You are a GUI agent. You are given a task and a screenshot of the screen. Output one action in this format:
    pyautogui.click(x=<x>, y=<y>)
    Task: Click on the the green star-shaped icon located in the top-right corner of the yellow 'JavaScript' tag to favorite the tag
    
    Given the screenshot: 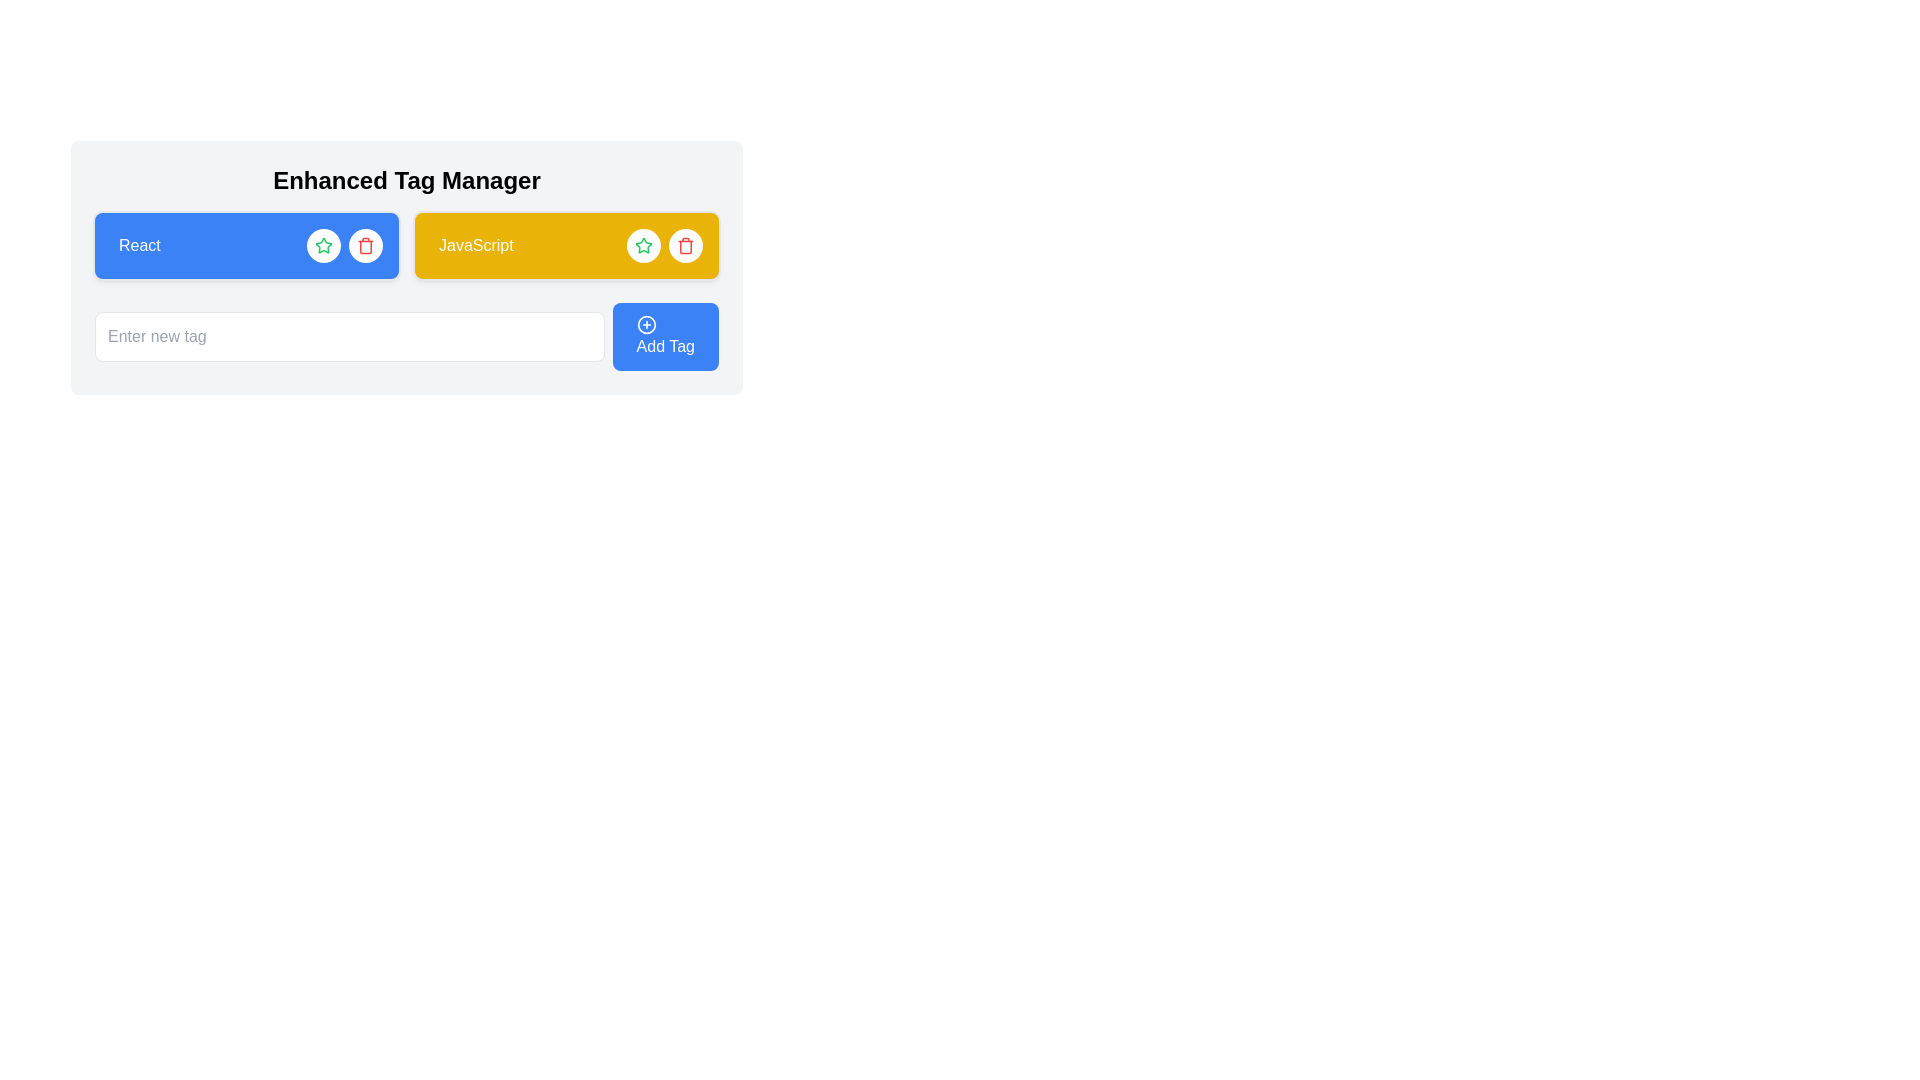 What is the action you would take?
    pyautogui.click(x=324, y=244)
    